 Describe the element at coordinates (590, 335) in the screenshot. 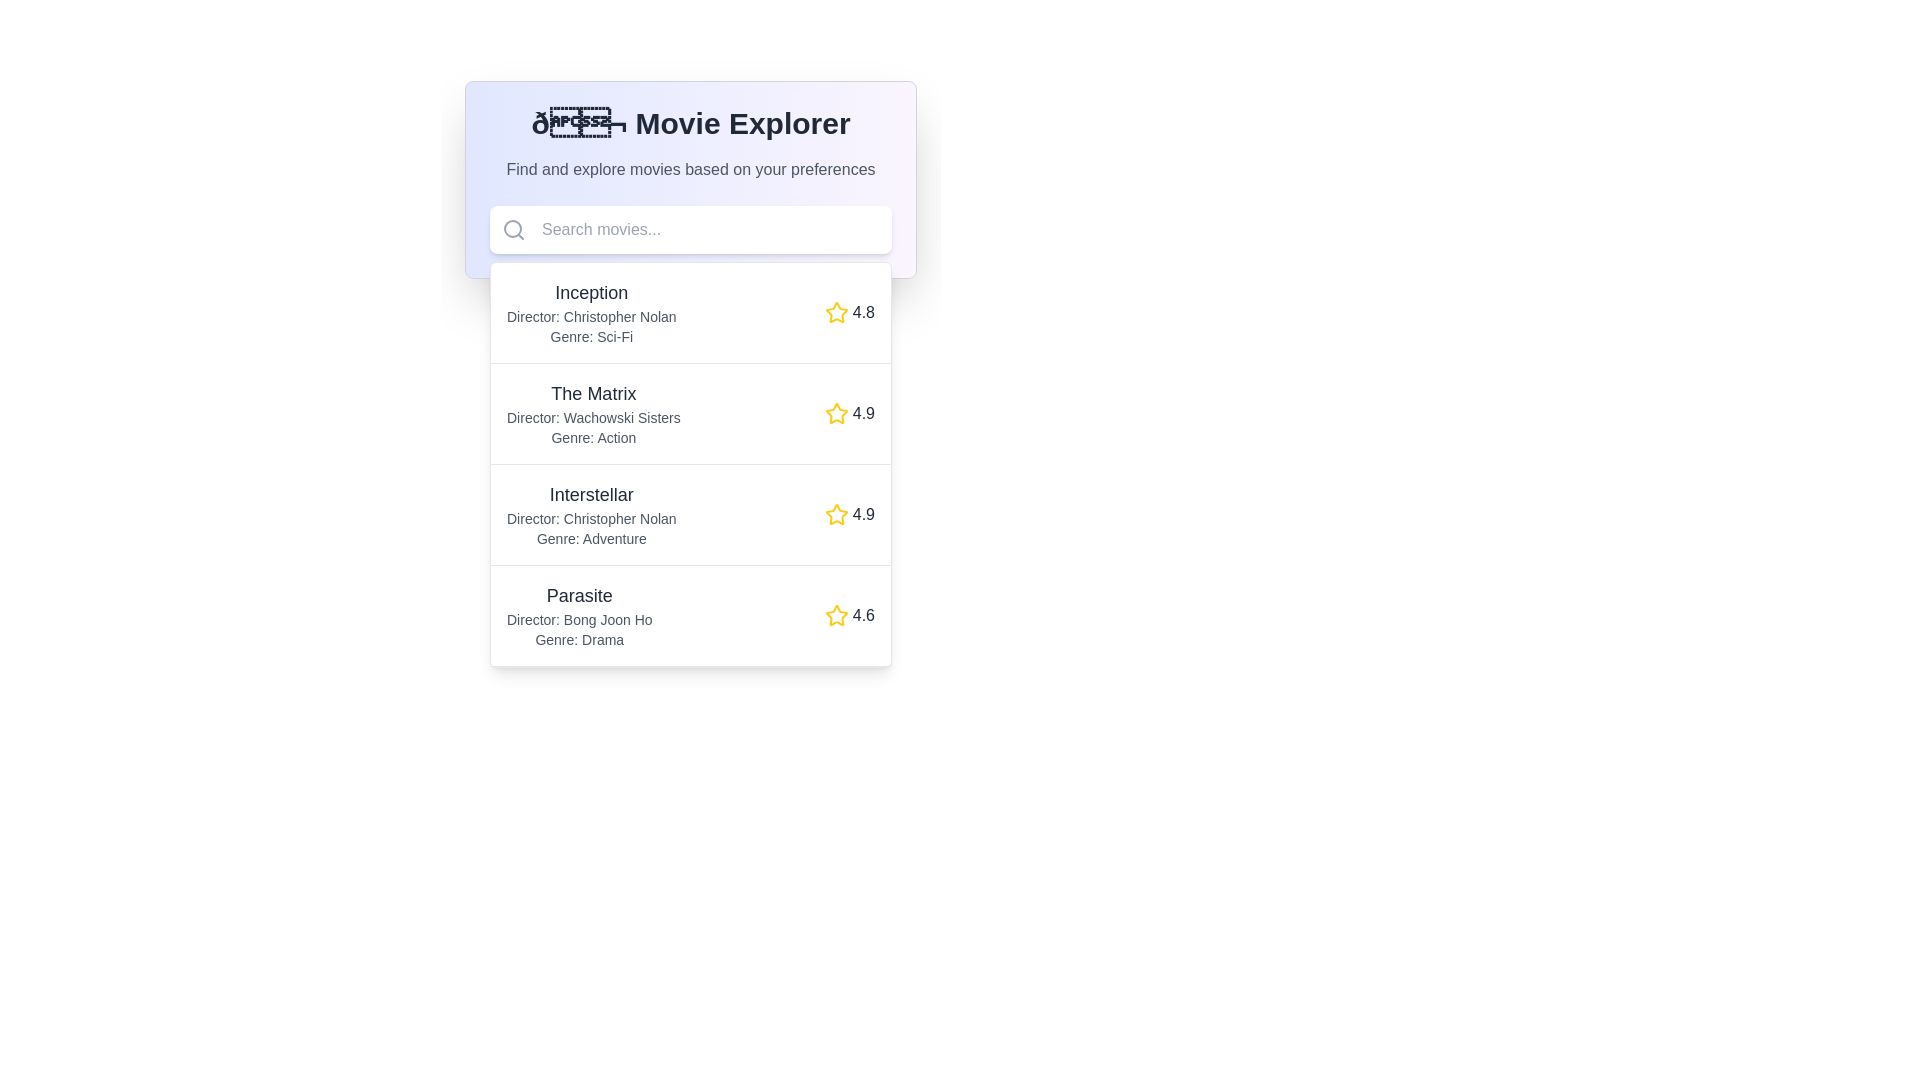

I see `text label conveying the genre of the movie 'Inception', which is located below the 'Director: Christopher Nolan' text and above the second listed movie` at that location.